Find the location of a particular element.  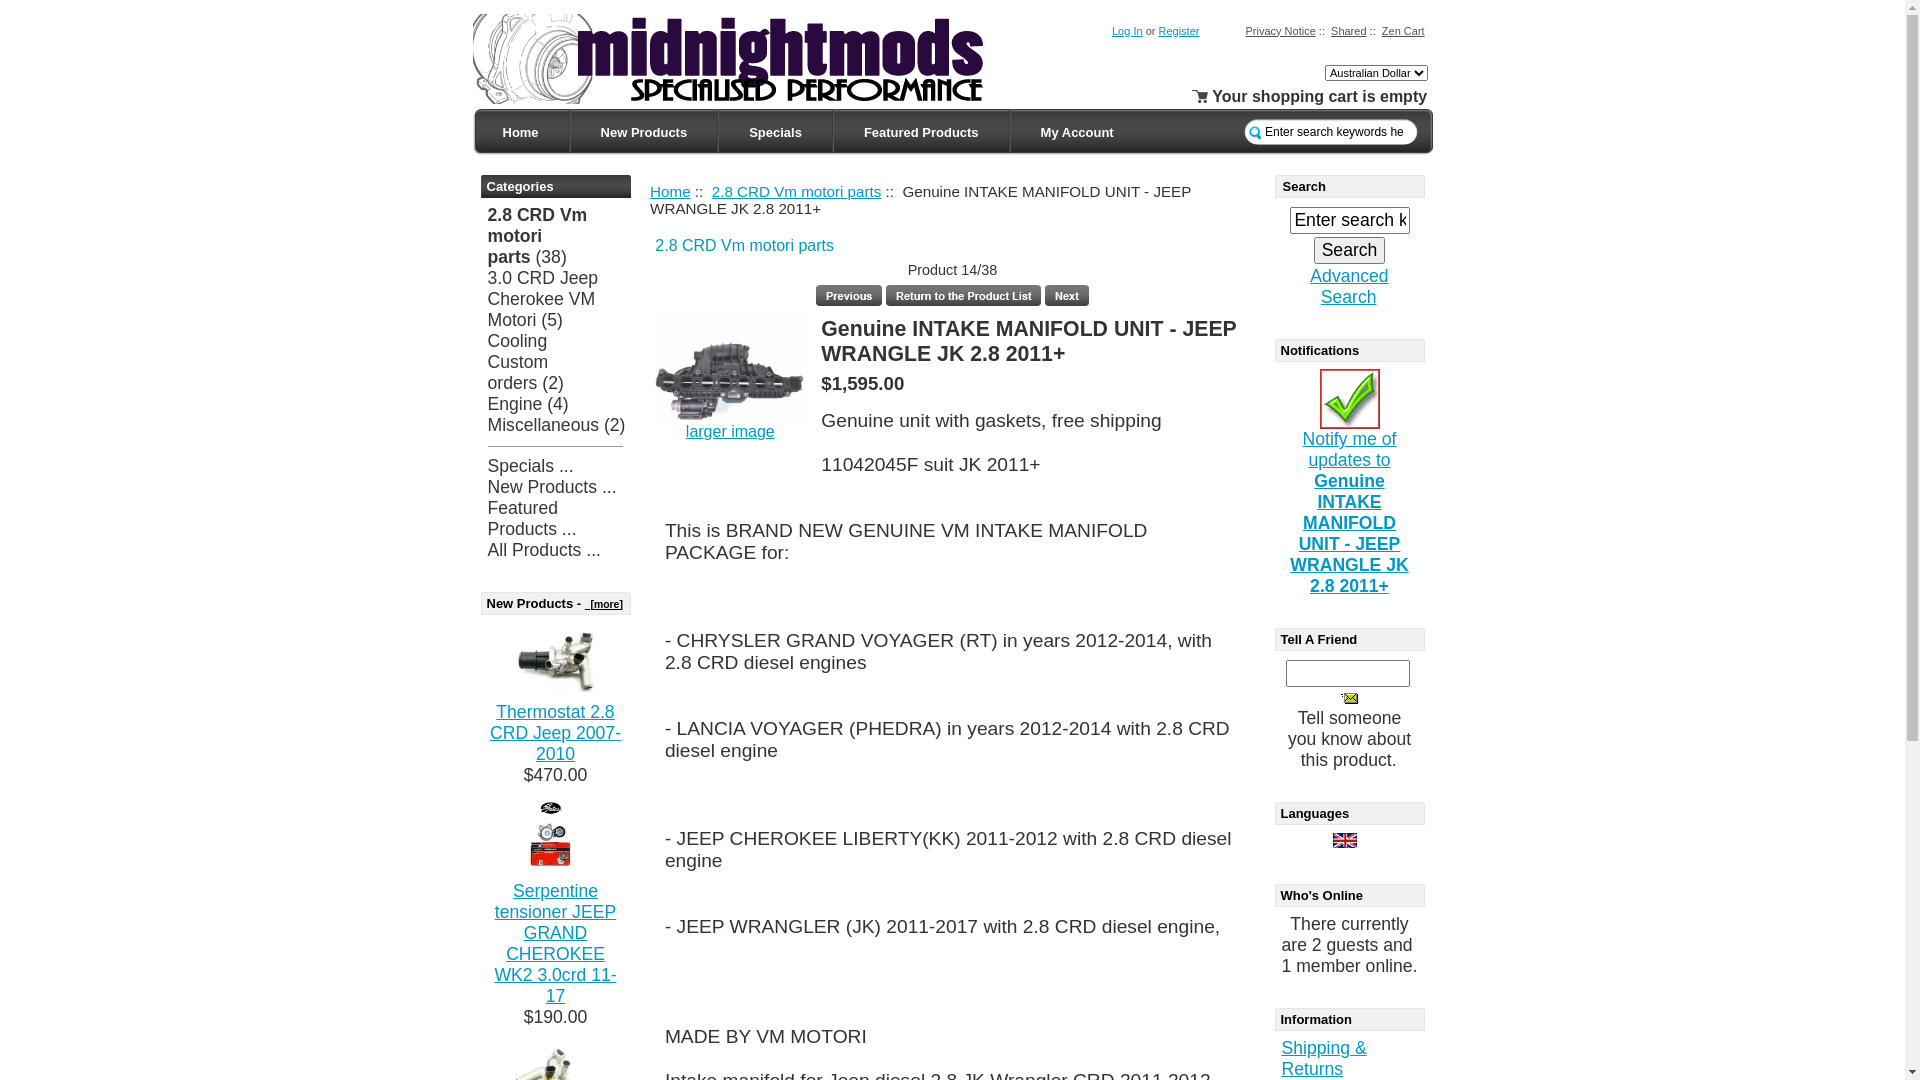

'New Products' is located at coordinates (644, 132).